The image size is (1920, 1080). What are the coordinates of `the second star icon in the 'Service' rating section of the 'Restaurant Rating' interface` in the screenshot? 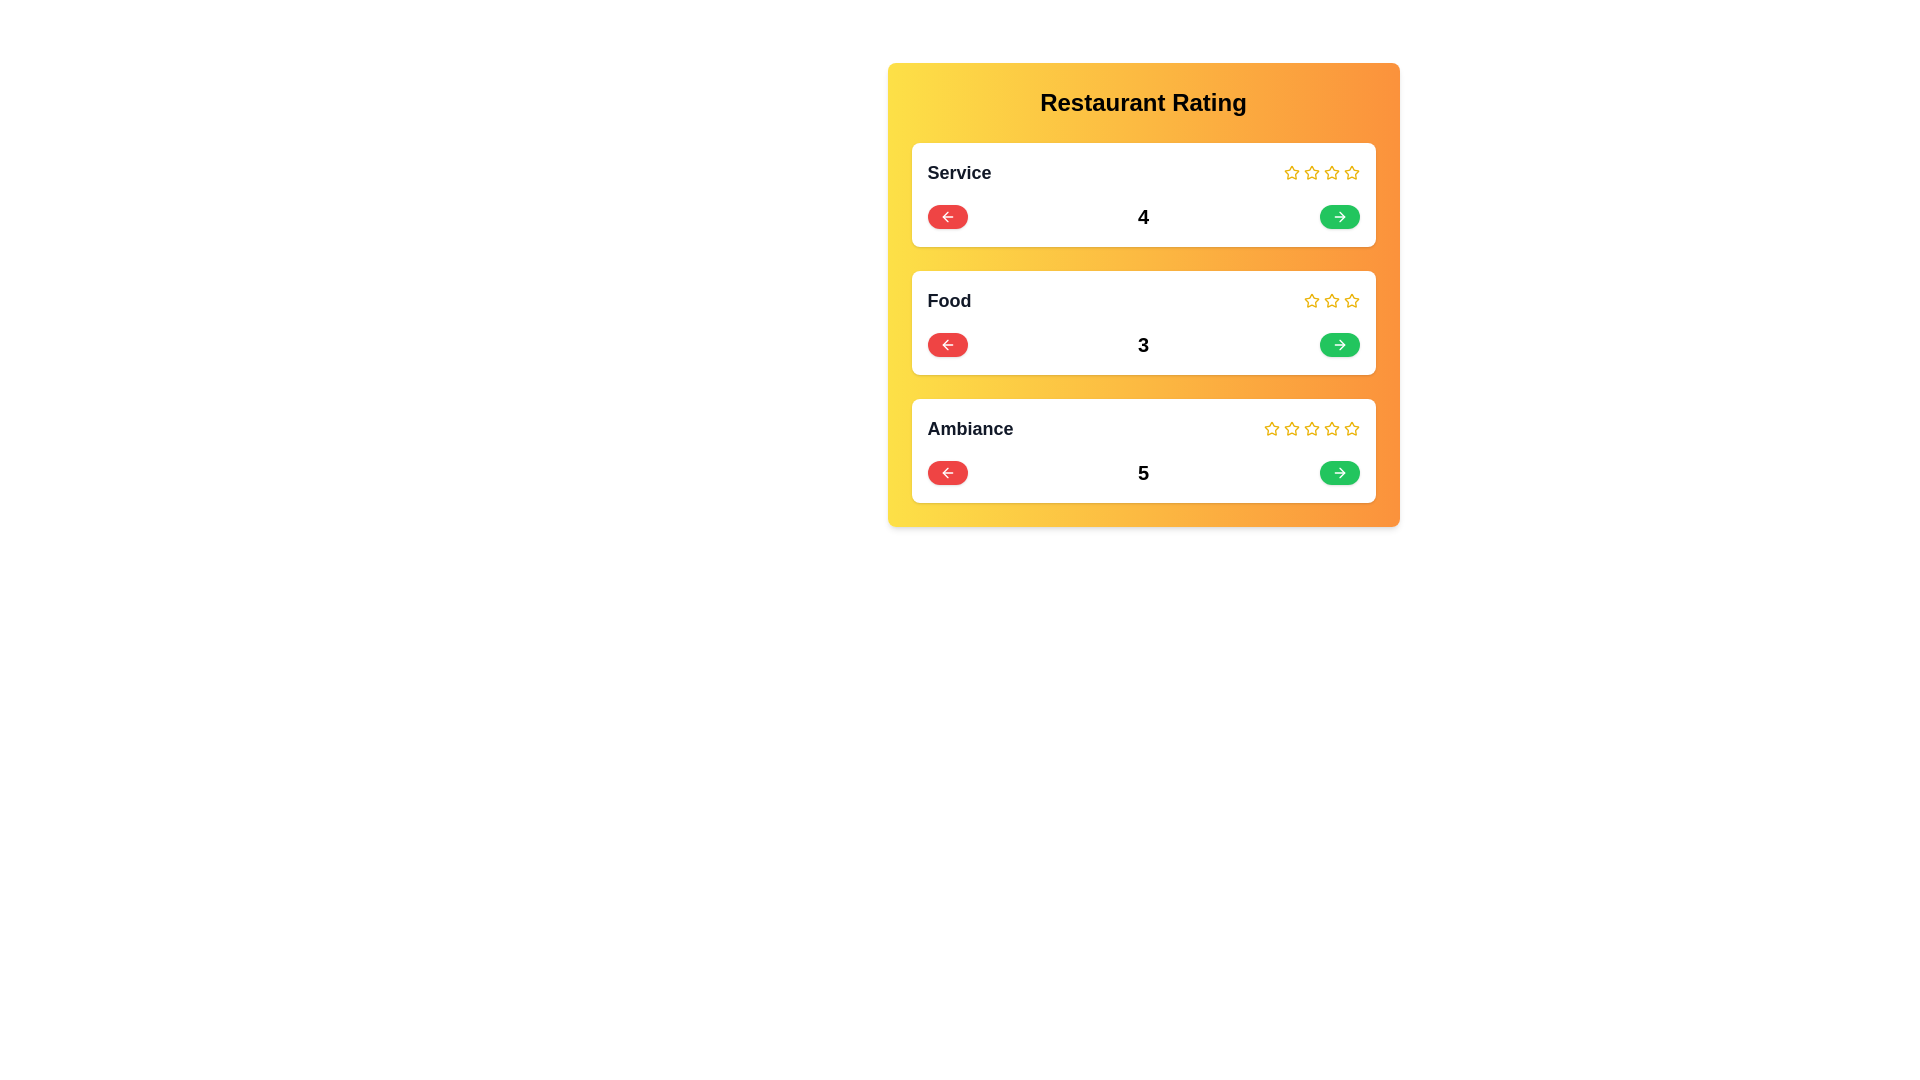 It's located at (1311, 172).